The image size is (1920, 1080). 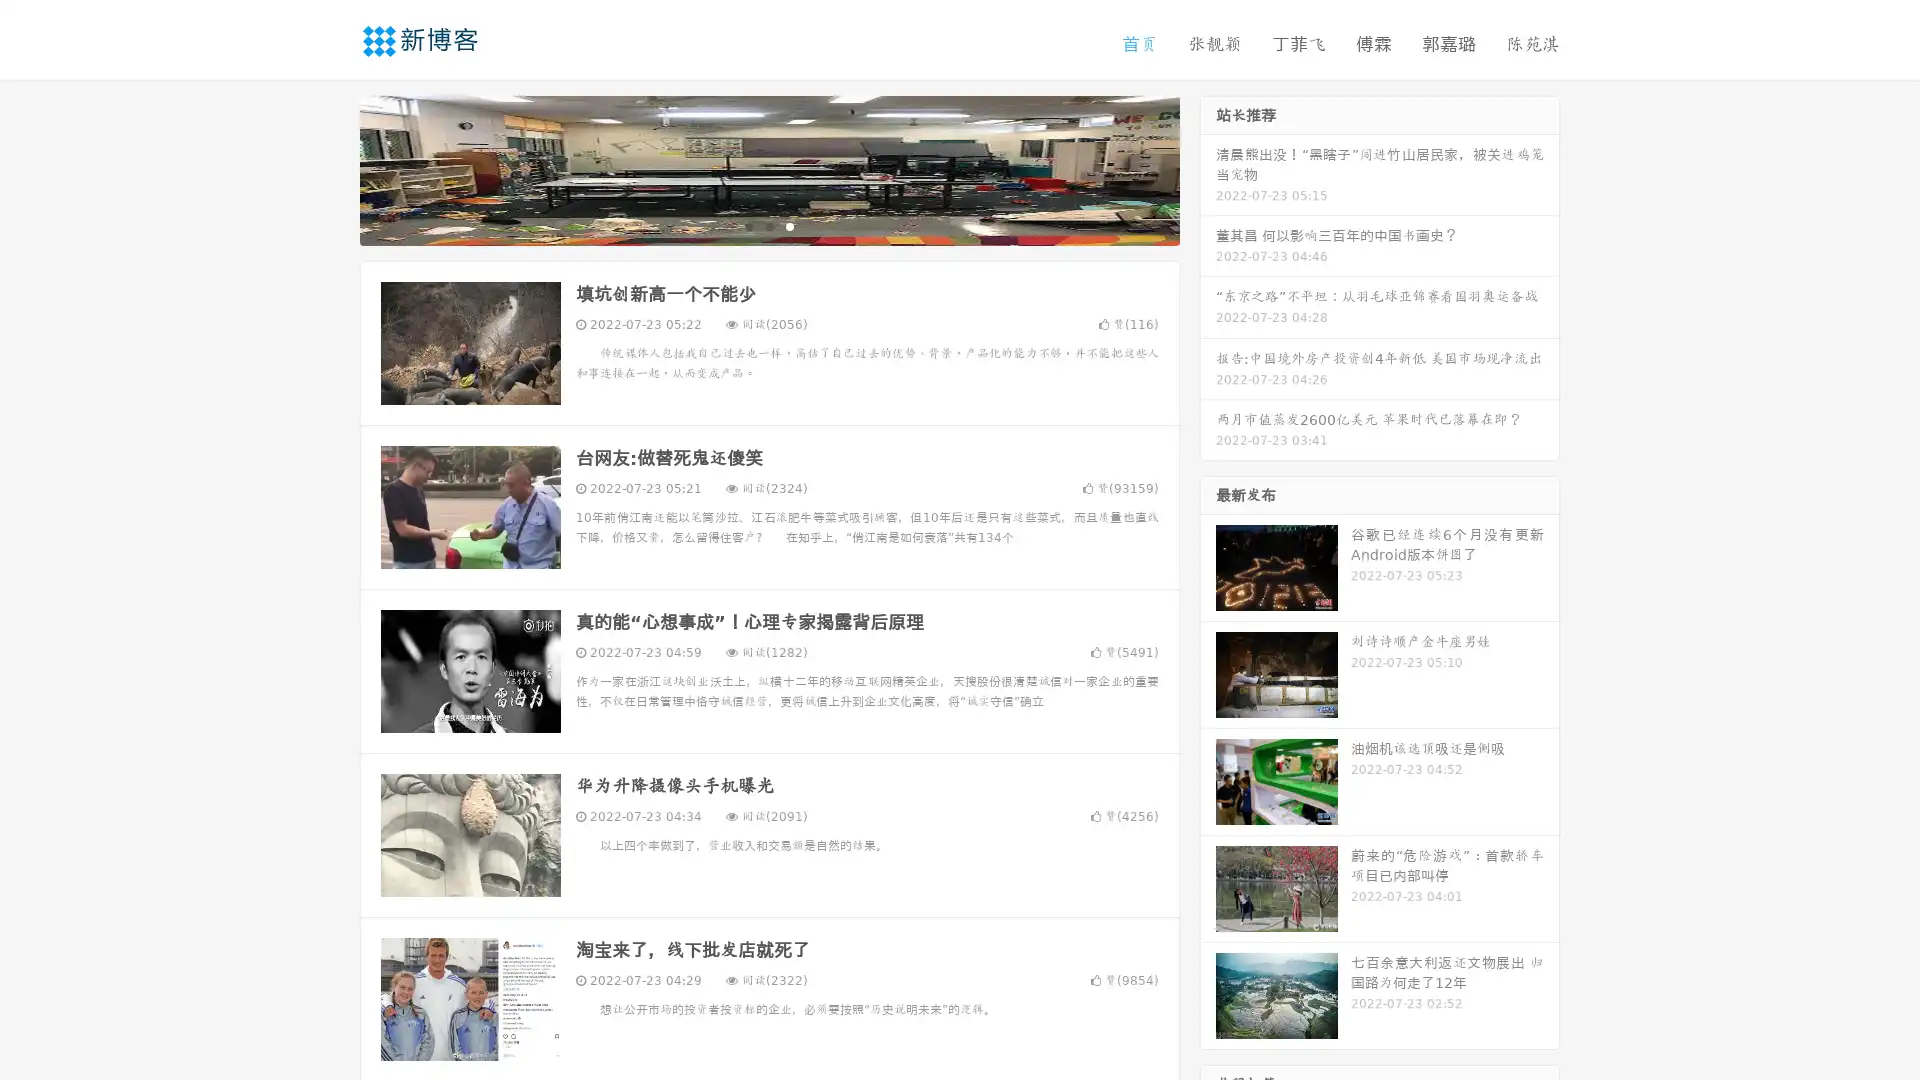 What do you see at coordinates (330, 168) in the screenshot?
I see `Previous slide` at bounding box center [330, 168].